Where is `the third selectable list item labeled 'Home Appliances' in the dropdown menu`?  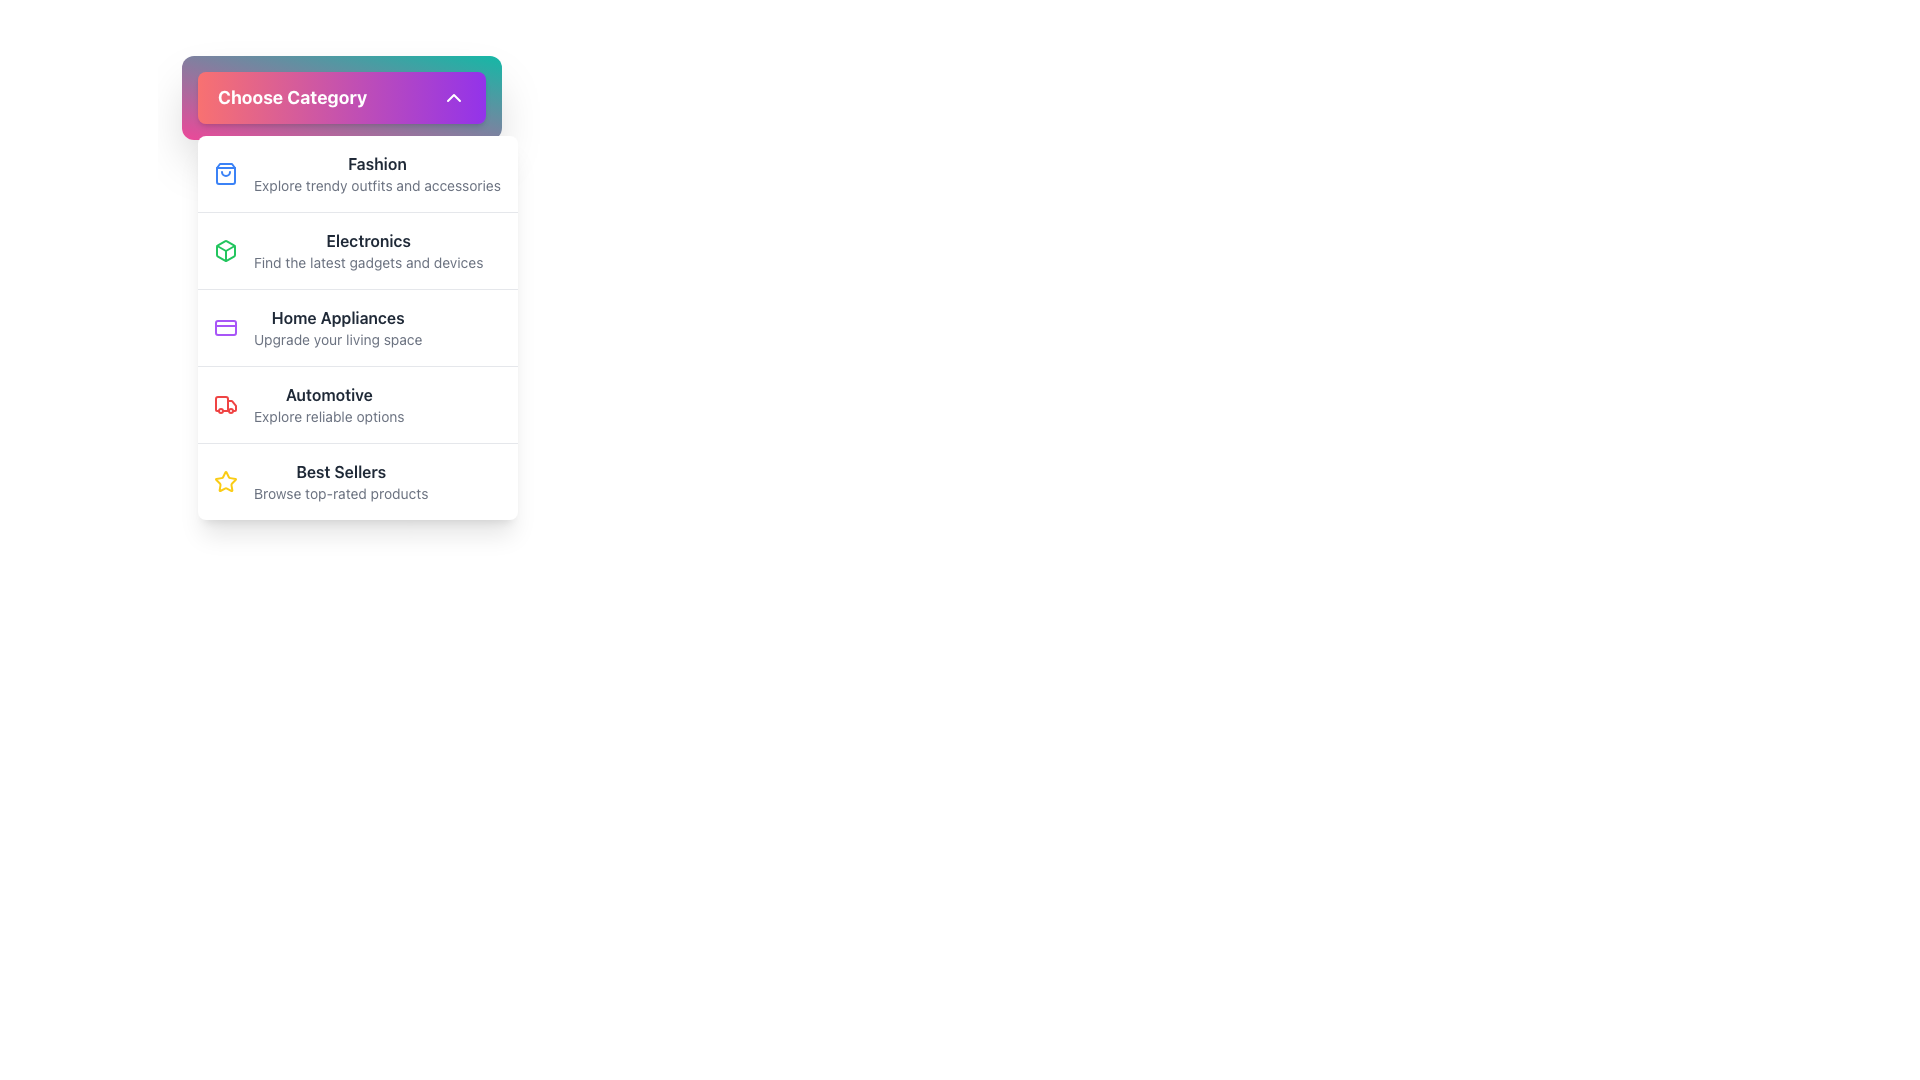
the third selectable list item labeled 'Home Appliances' in the dropdown menu is located at coordinates (358, 326).